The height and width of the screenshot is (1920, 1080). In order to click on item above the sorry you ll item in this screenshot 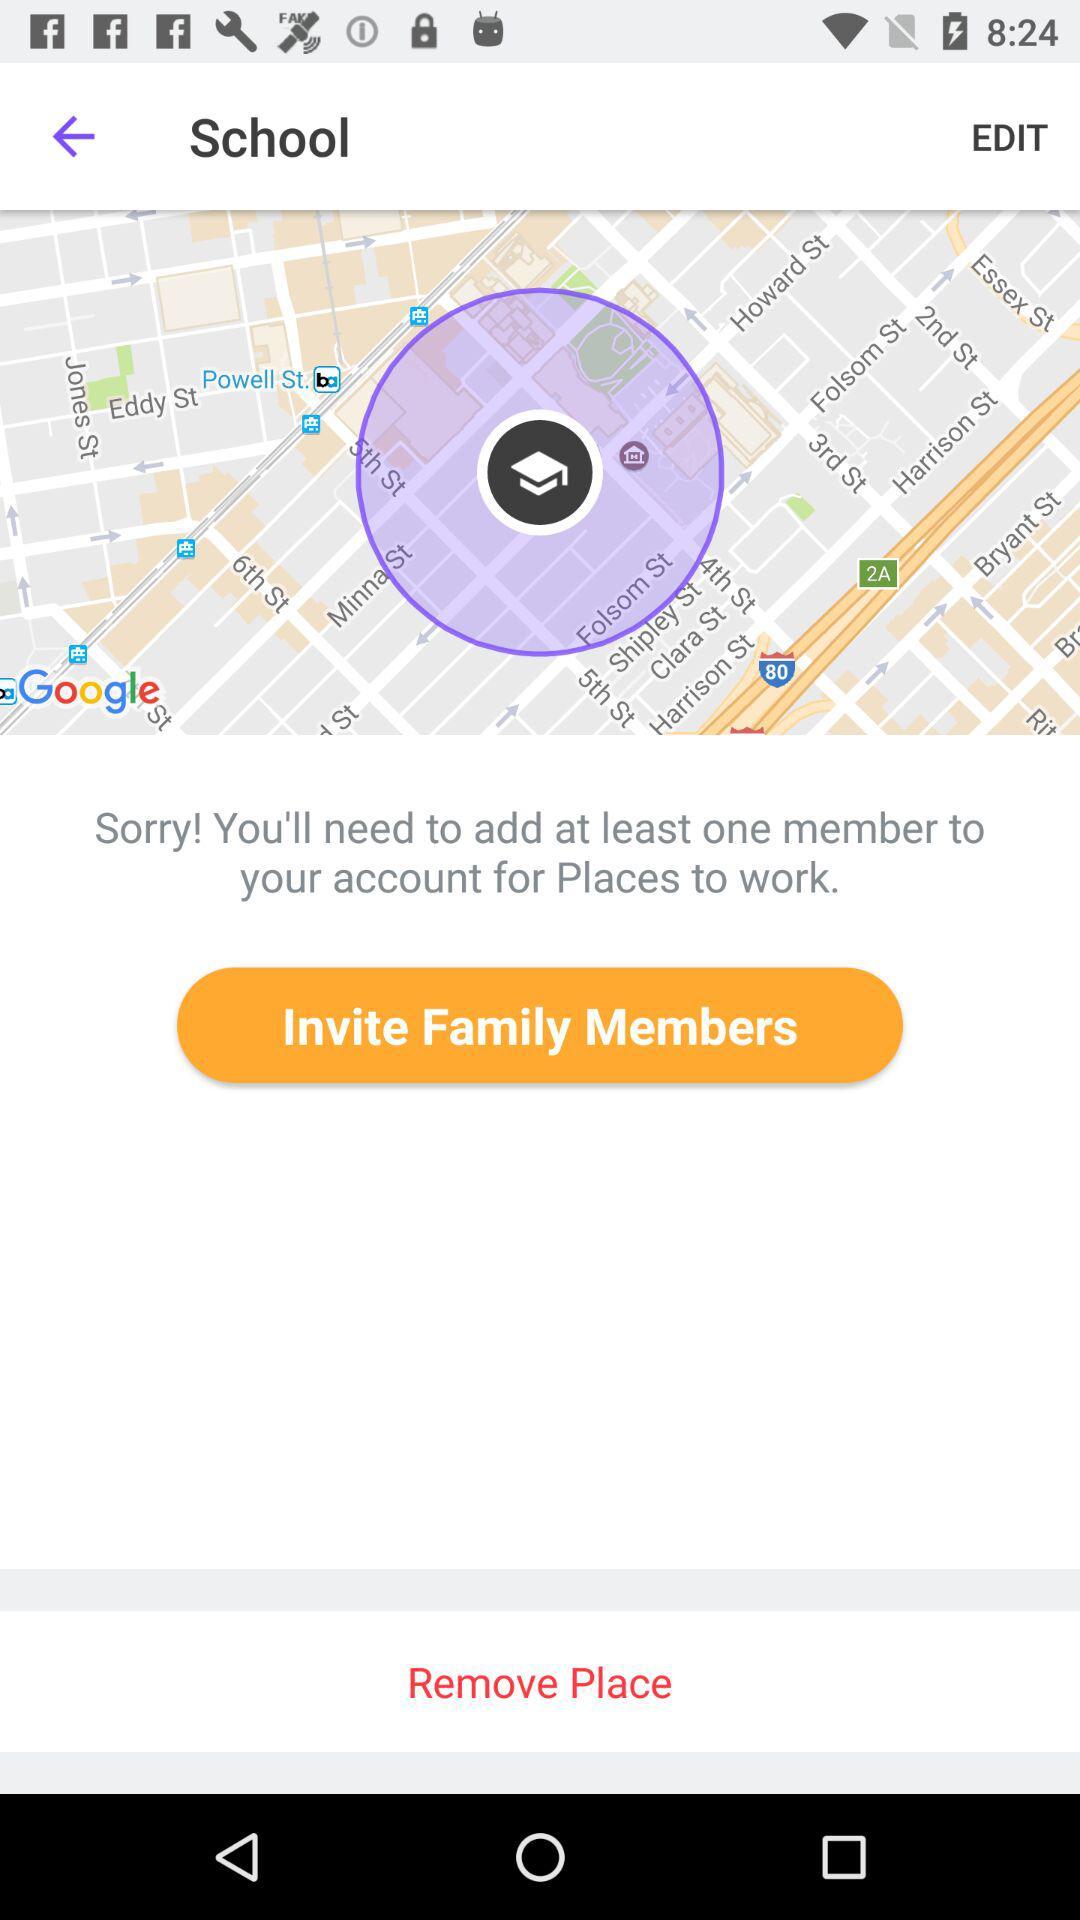, I will do `click(540, 471)`.